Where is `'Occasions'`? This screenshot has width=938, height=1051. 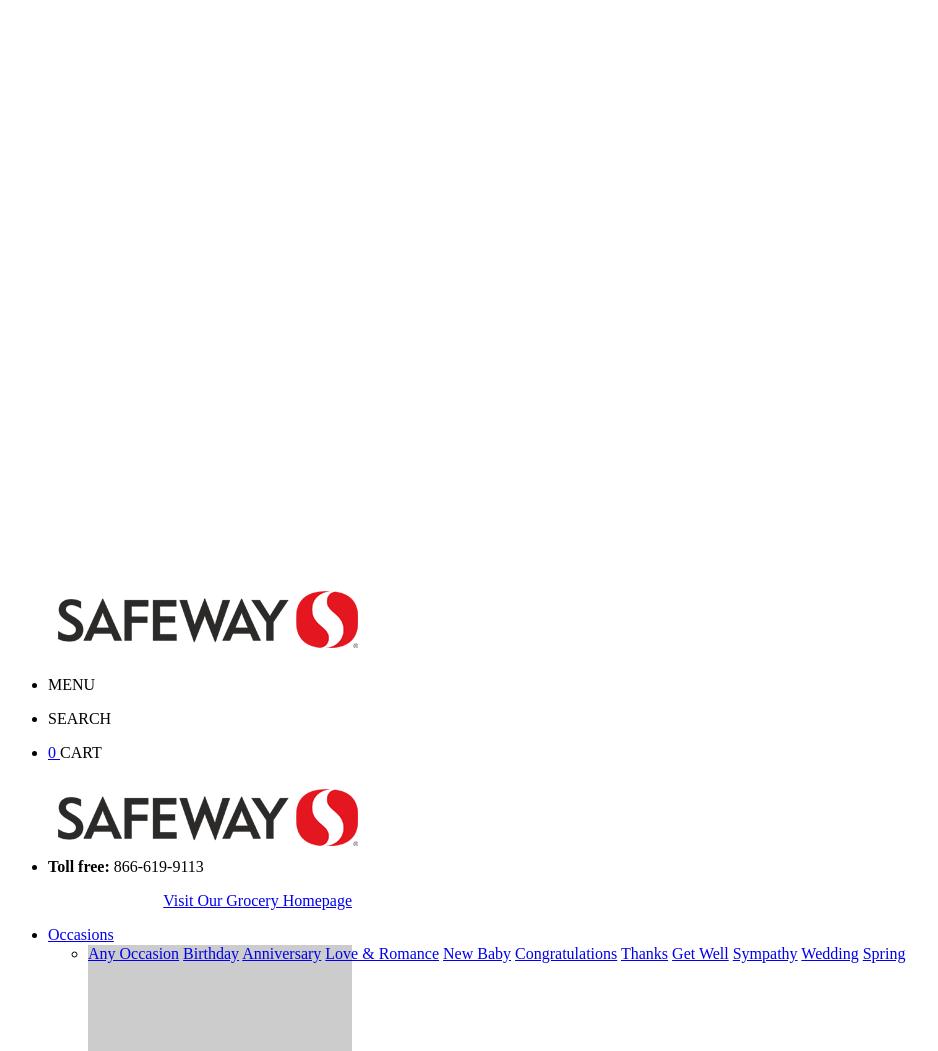
'Occasions' is located at coordinates (80, 933).